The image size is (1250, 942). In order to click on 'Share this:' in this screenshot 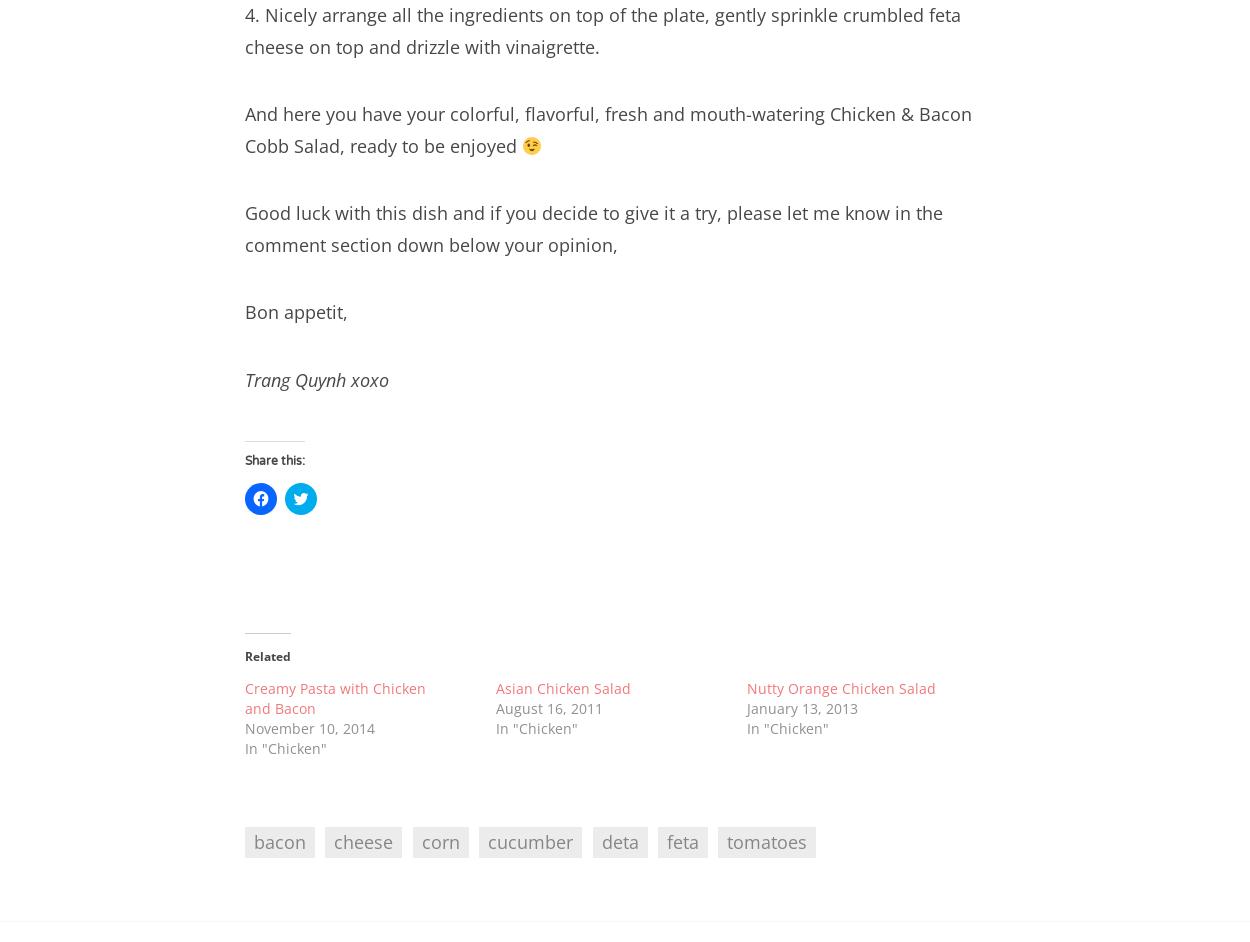, I will do `click(275, 460)`.